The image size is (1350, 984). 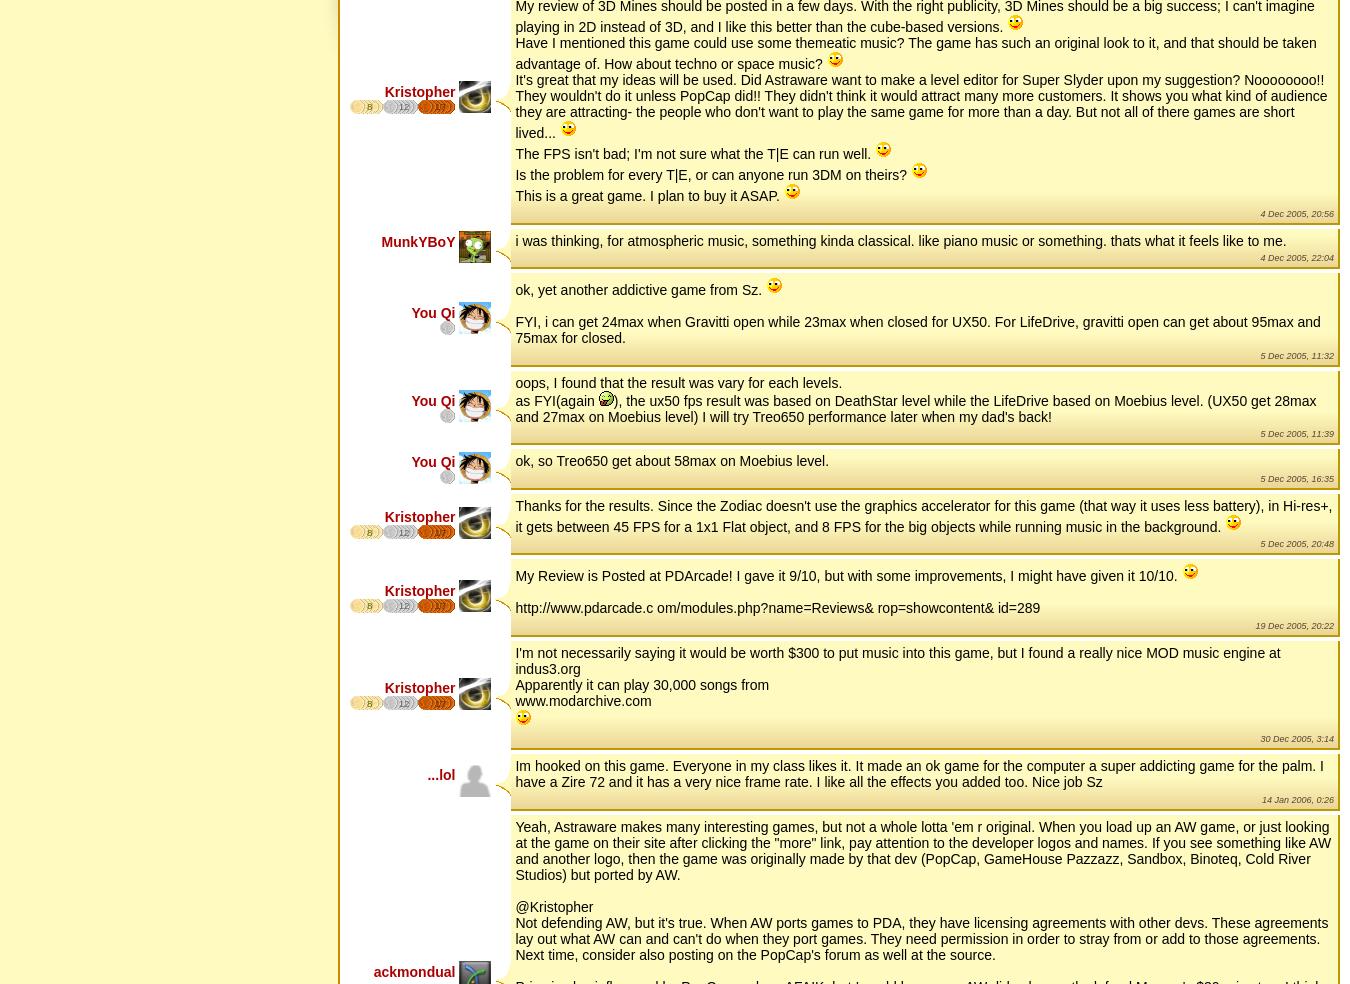 What do you see at coordinates (914, 52) in the screenshot?
I see `'Have I mentioned this game could use some themeatic music? The game has such an original look to it, and that should be taken advantage of. How about techno or space music?'` at bounding box center [914, 52].